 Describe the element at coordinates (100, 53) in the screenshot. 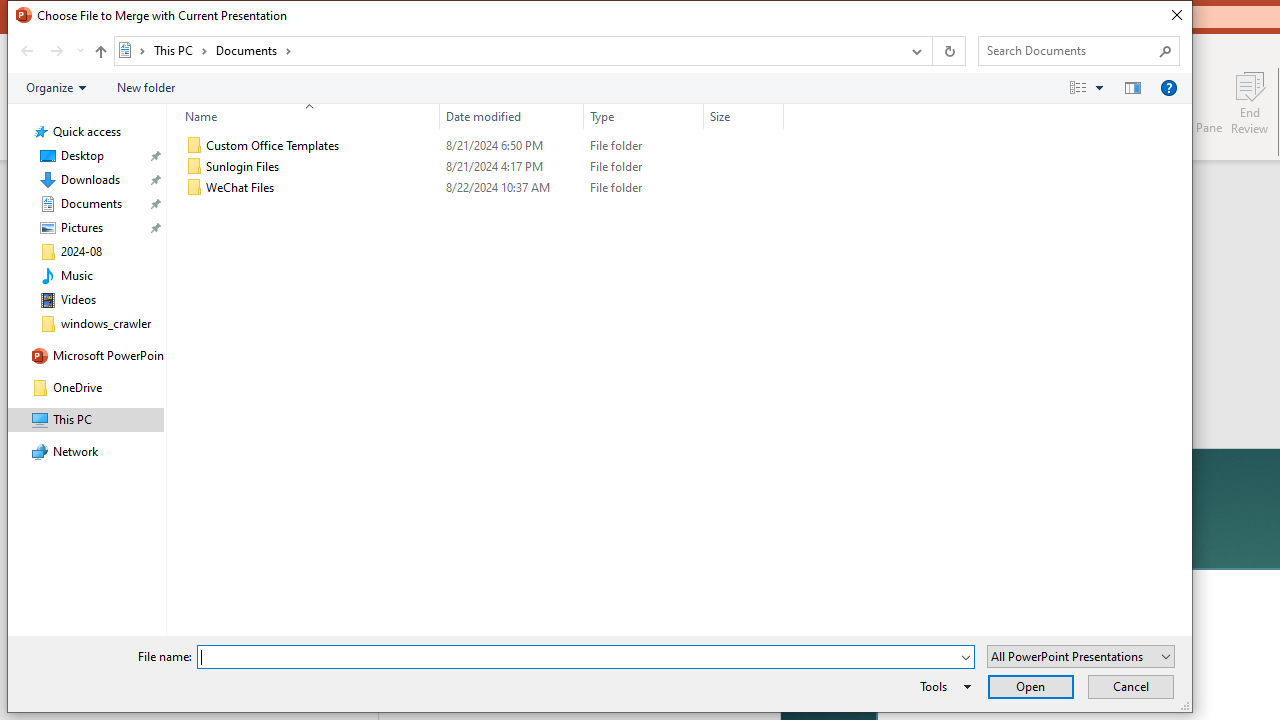

I see `'Up band toolbar'` at that location.